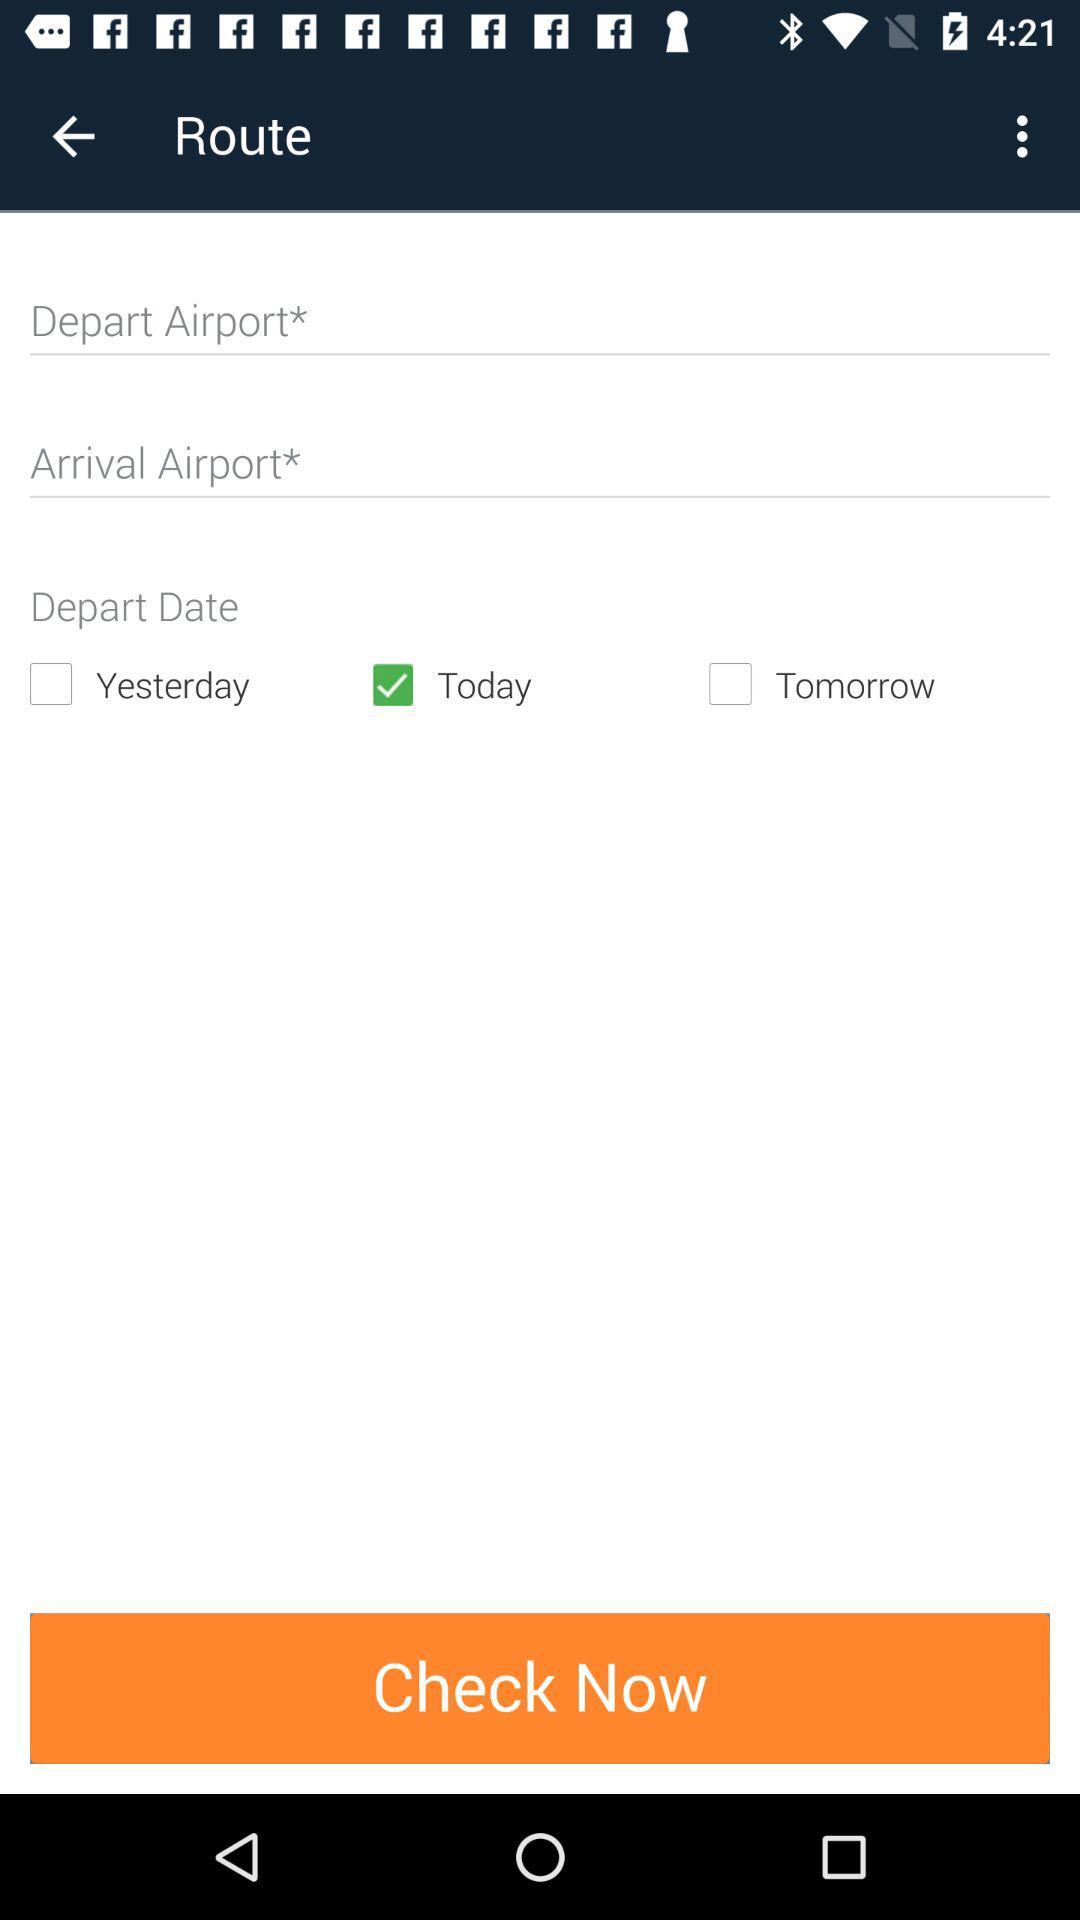 The image size is (1080, 1920). Describe the element at coordinates (540, 470) in the screenshot. I see `arrival airport code or name` at that location.